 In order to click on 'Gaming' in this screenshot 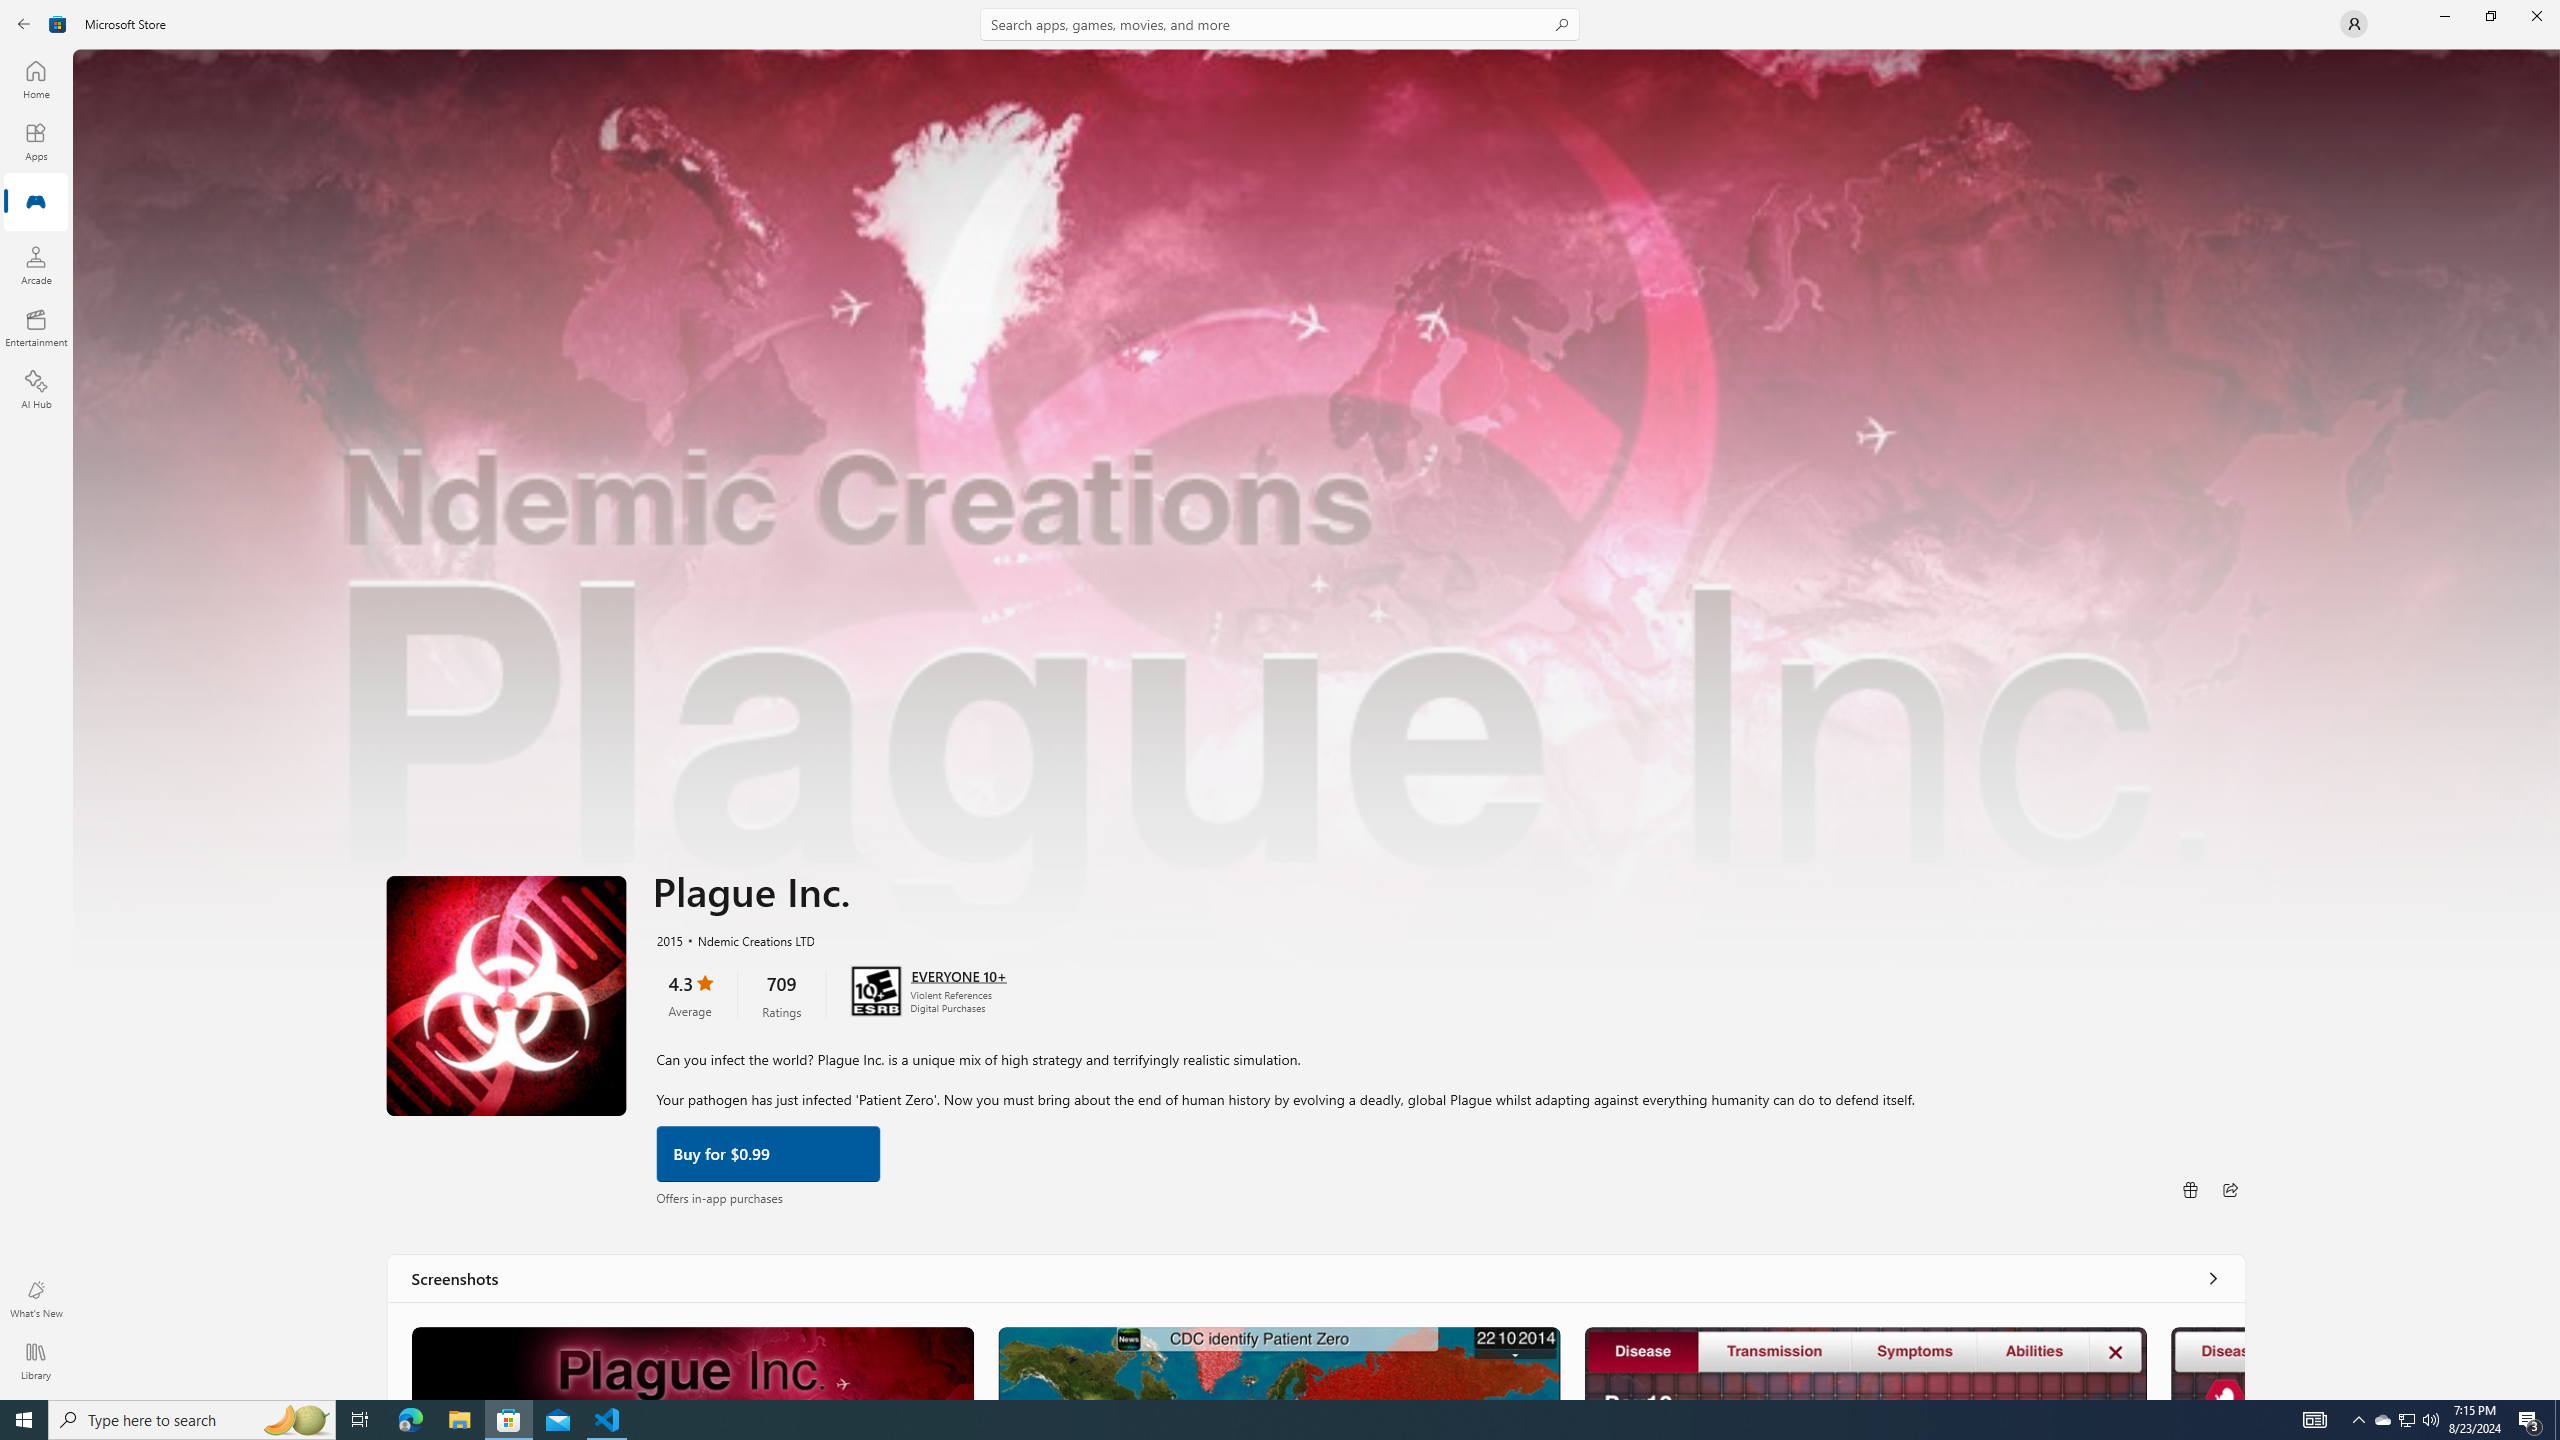, I will do `click(34, 202)`.